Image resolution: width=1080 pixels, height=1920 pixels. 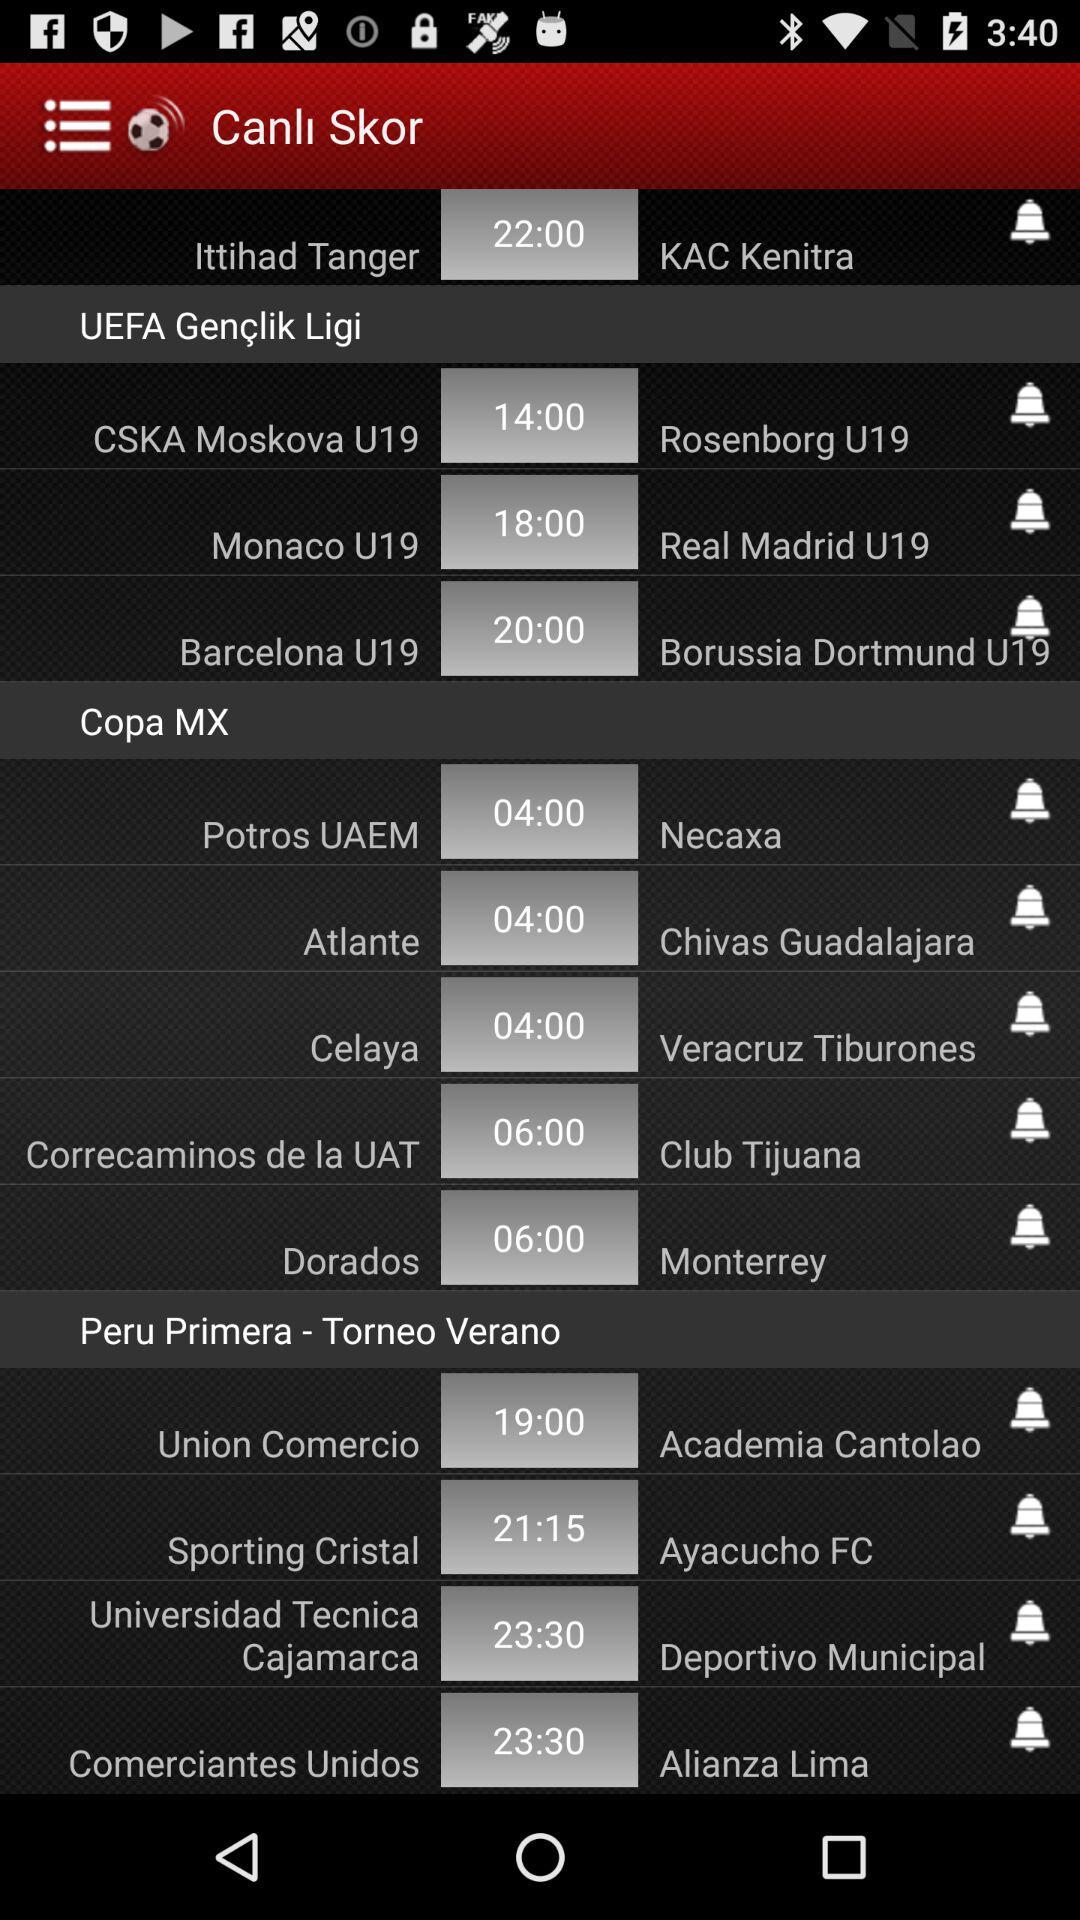 What do you see at coordinates (1029, 1728) in the screenshot?
I see `turn on notification for game` at bounding box center [1029, 1728].